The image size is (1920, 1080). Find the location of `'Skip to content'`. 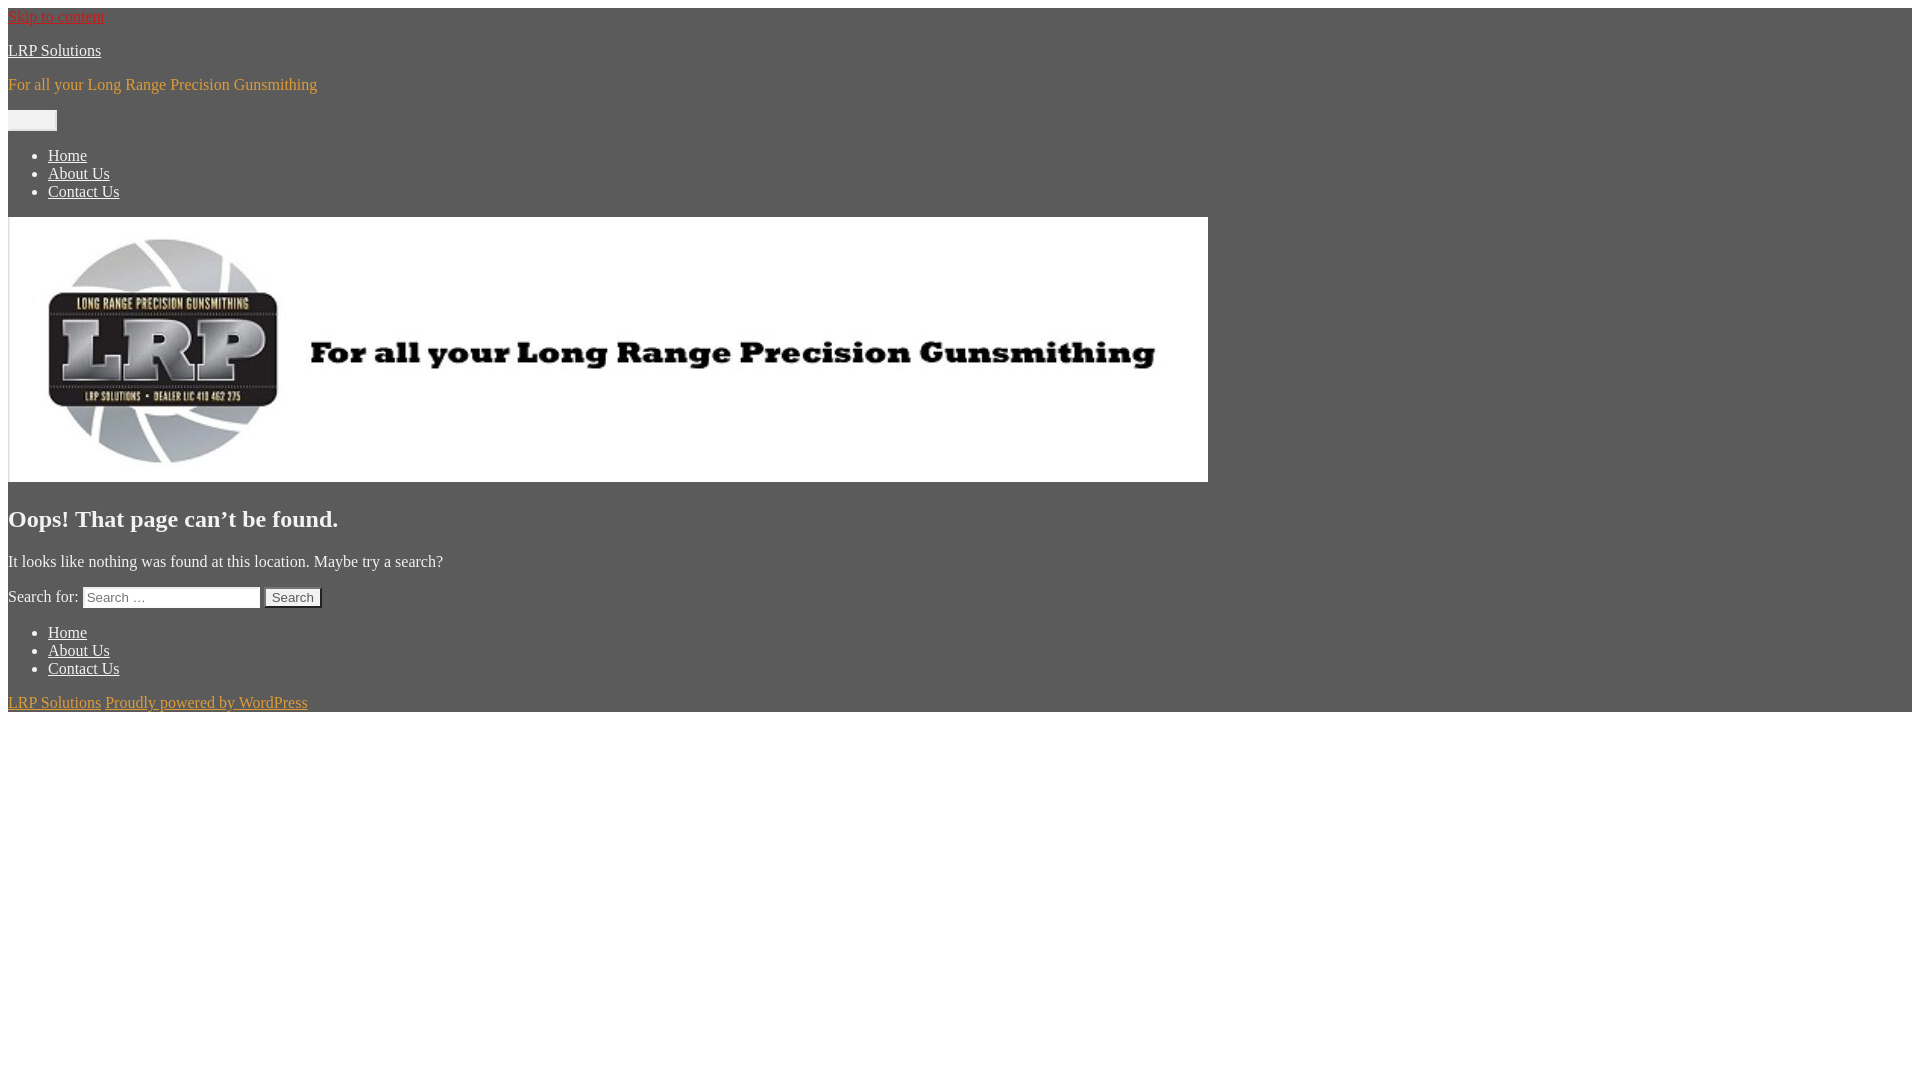

'Skip to content' is located at coordinates (56, 16).